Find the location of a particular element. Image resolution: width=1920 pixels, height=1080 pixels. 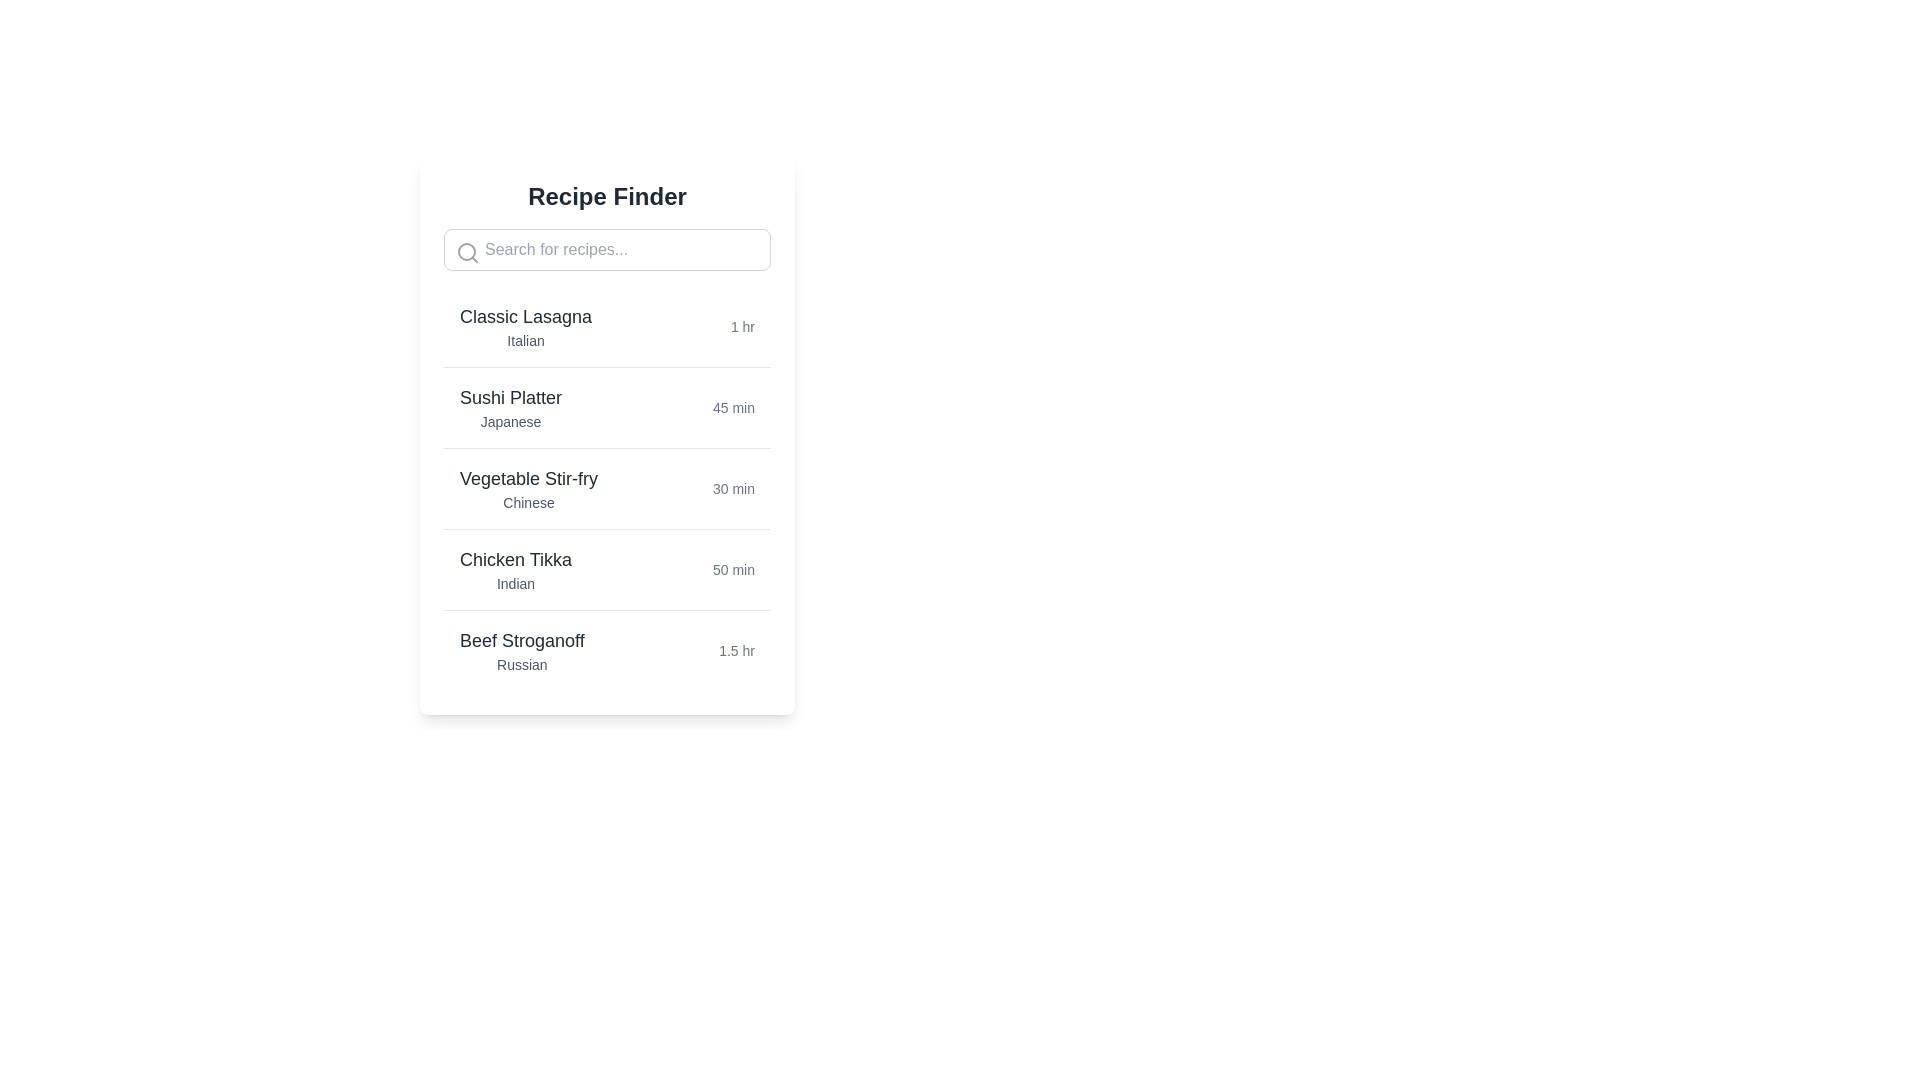

the text label displaying 'Sushi Platter', which is styled as a title in a bold font, located in the second row of the 'Recipe Finder' card beneath 'Classic Lasagna' is located at coordinates (511, 407).